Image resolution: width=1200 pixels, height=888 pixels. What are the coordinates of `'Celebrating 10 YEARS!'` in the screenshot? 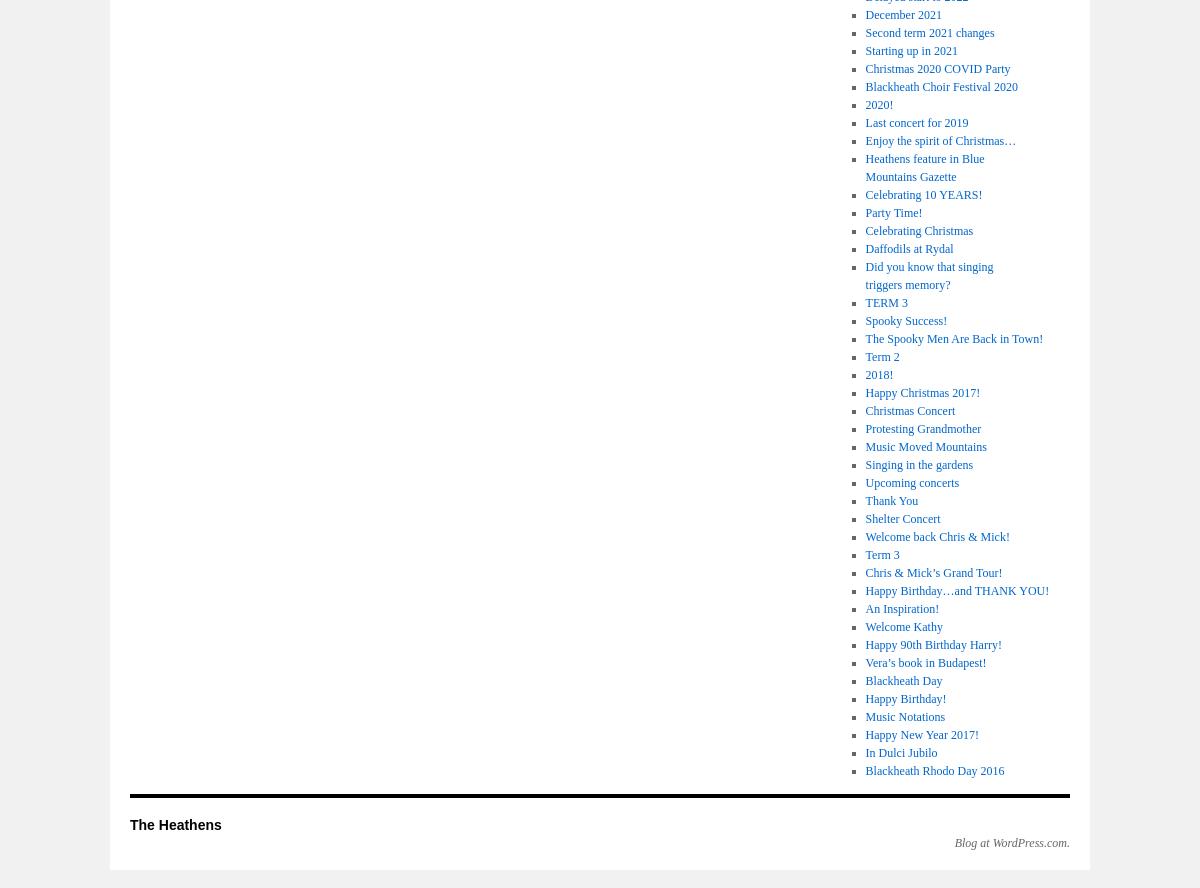 It's located at (863, 194).